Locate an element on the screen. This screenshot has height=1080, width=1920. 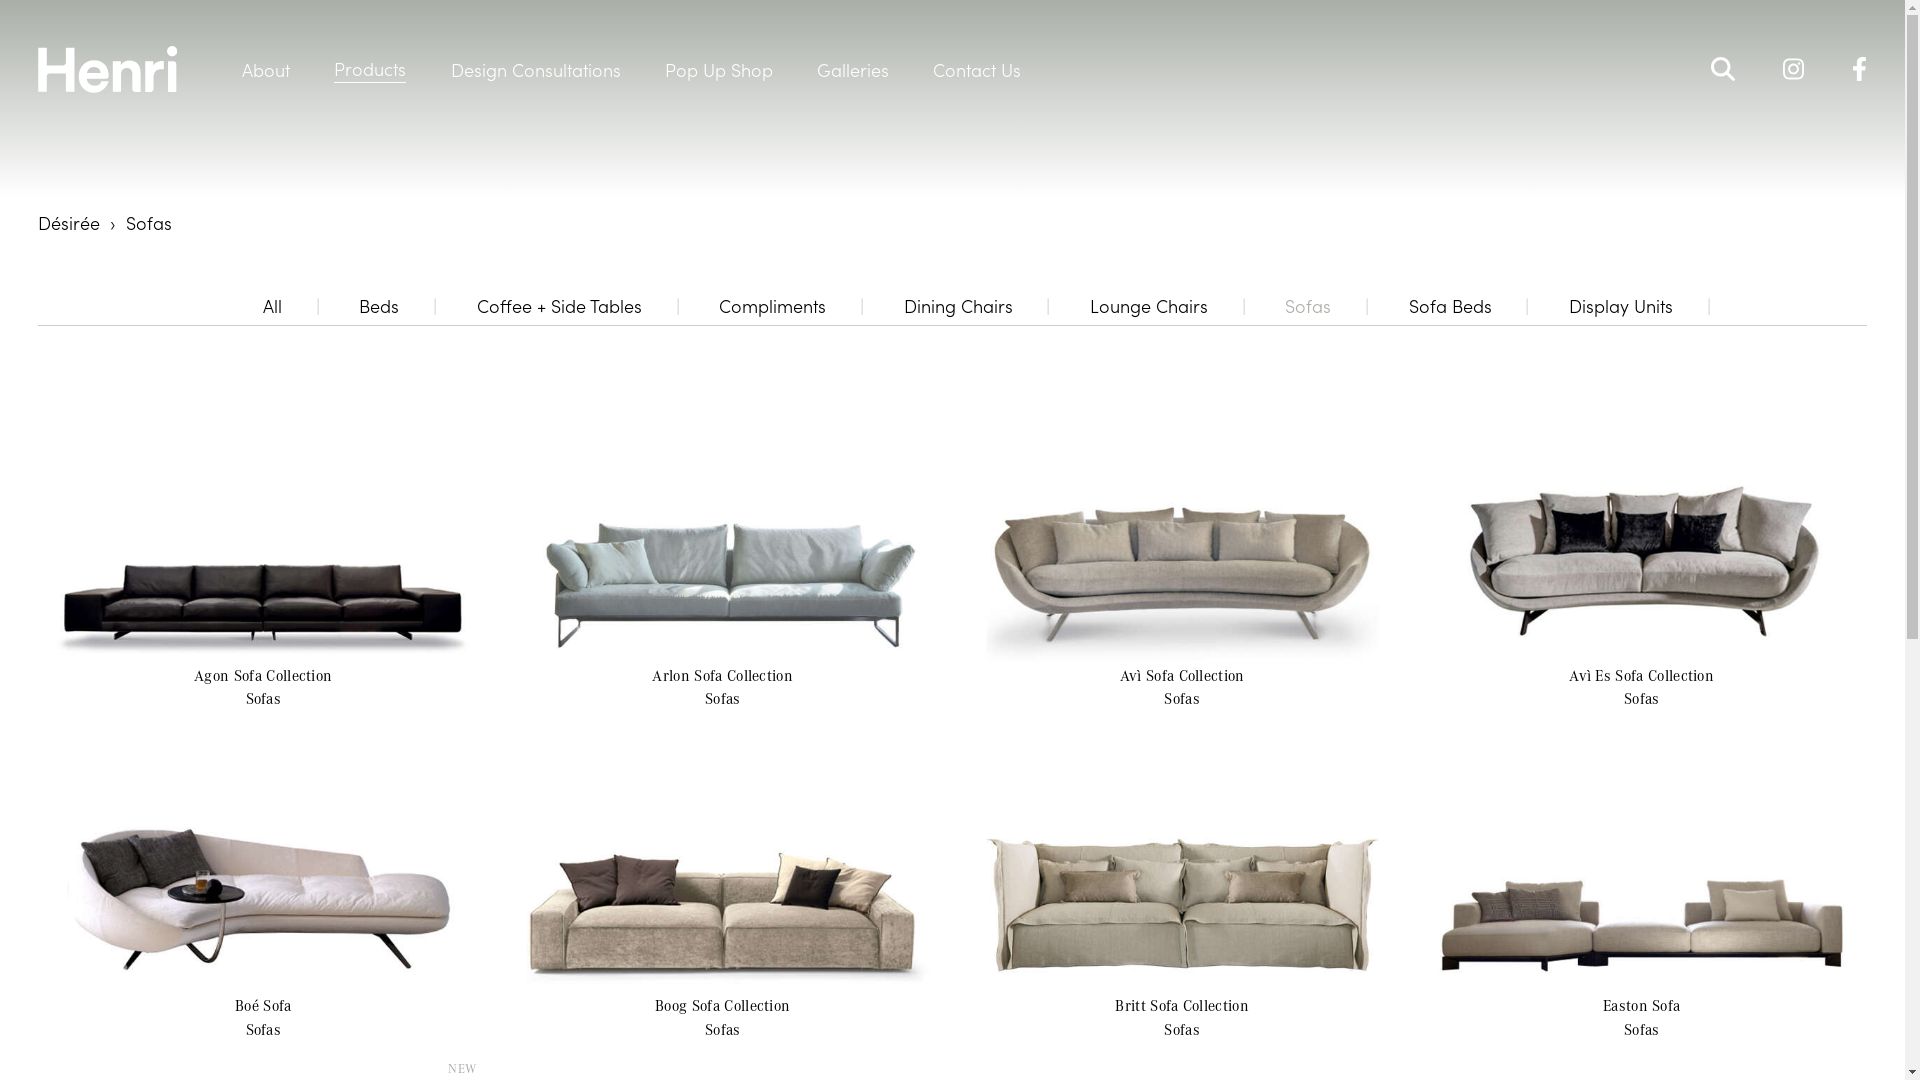
'Britt Sofa Collection' is located at coordinates (1181, 1005).